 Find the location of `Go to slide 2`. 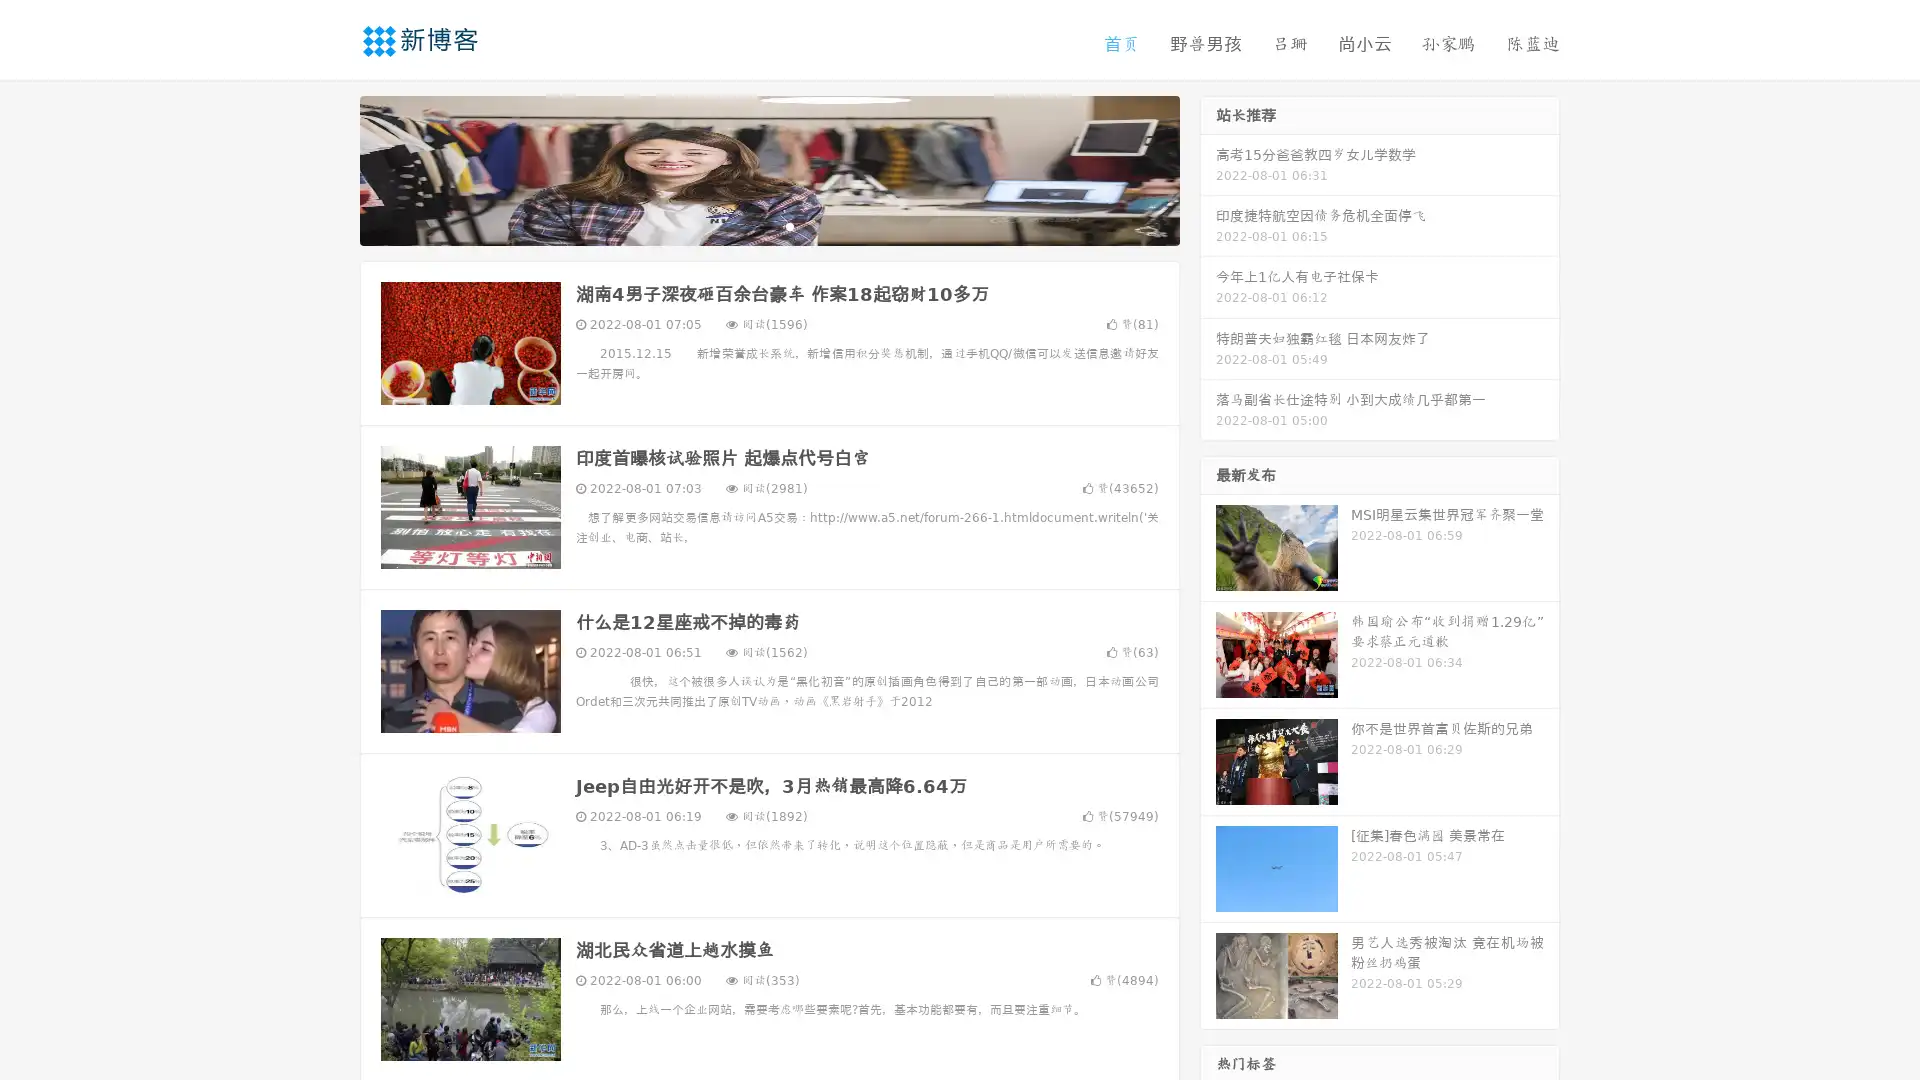

Go to slide 2 is located at coordinates (768, 225).